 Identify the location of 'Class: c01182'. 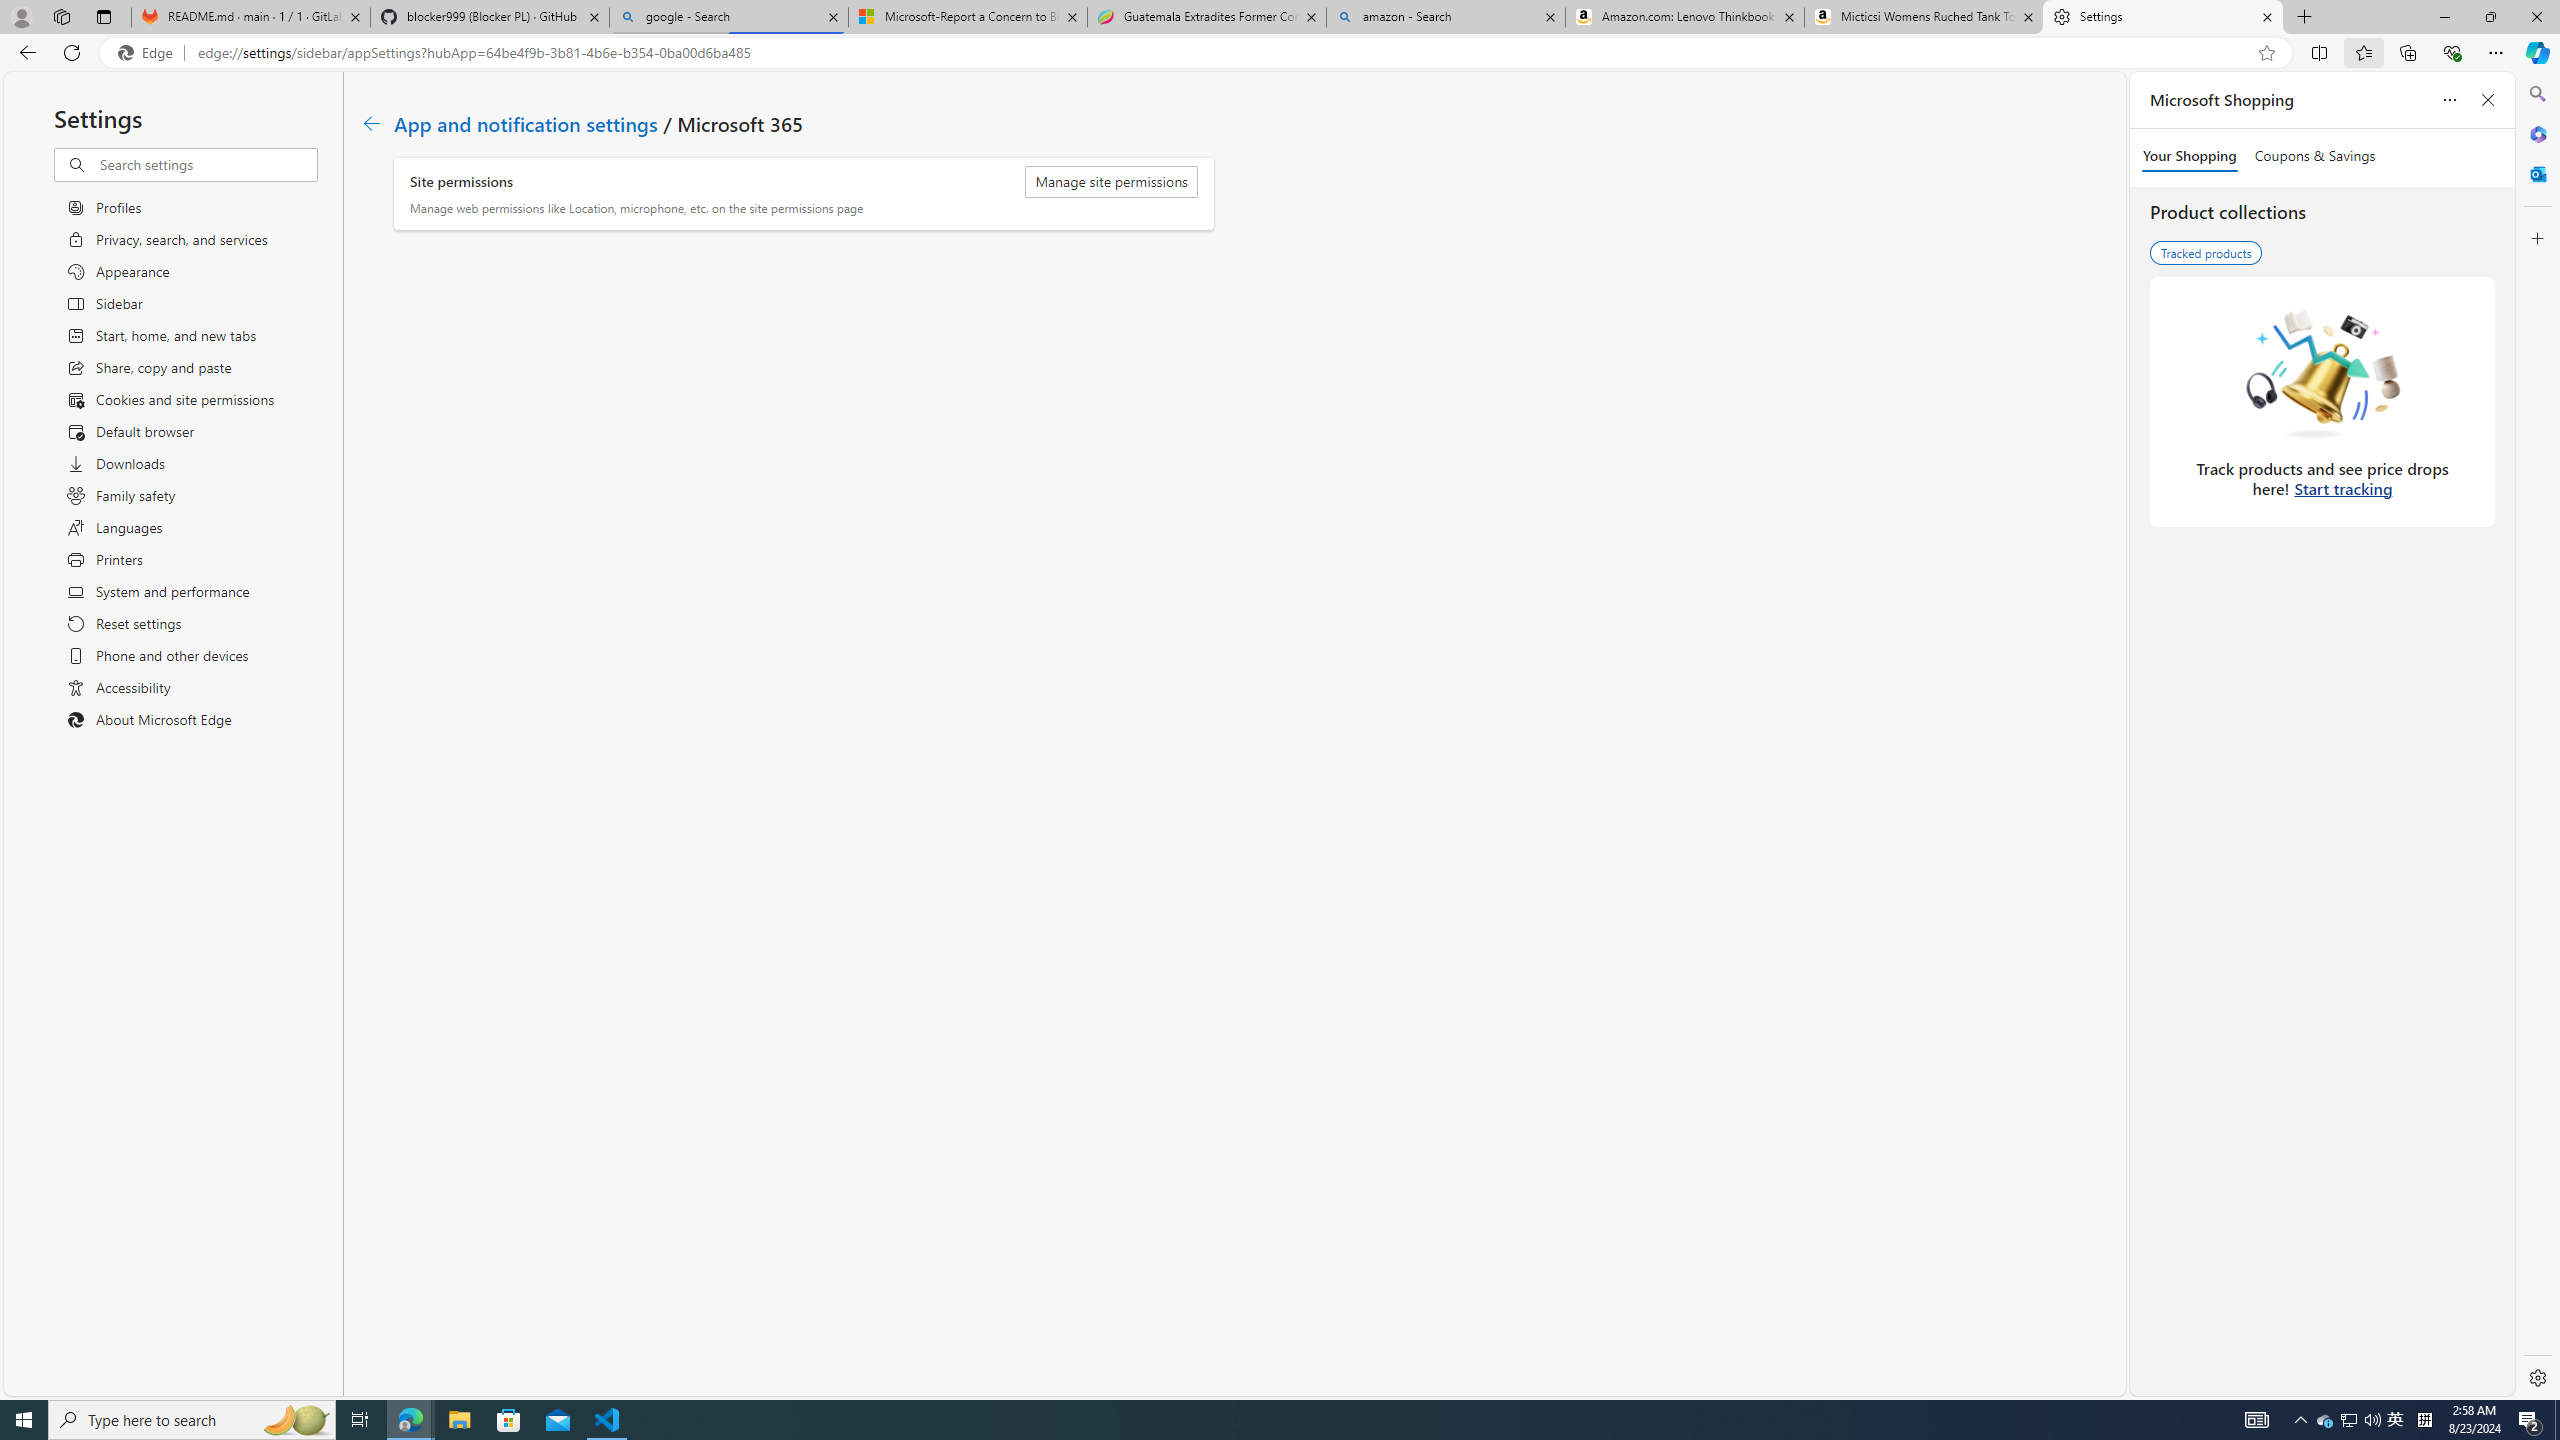
(370, 122).